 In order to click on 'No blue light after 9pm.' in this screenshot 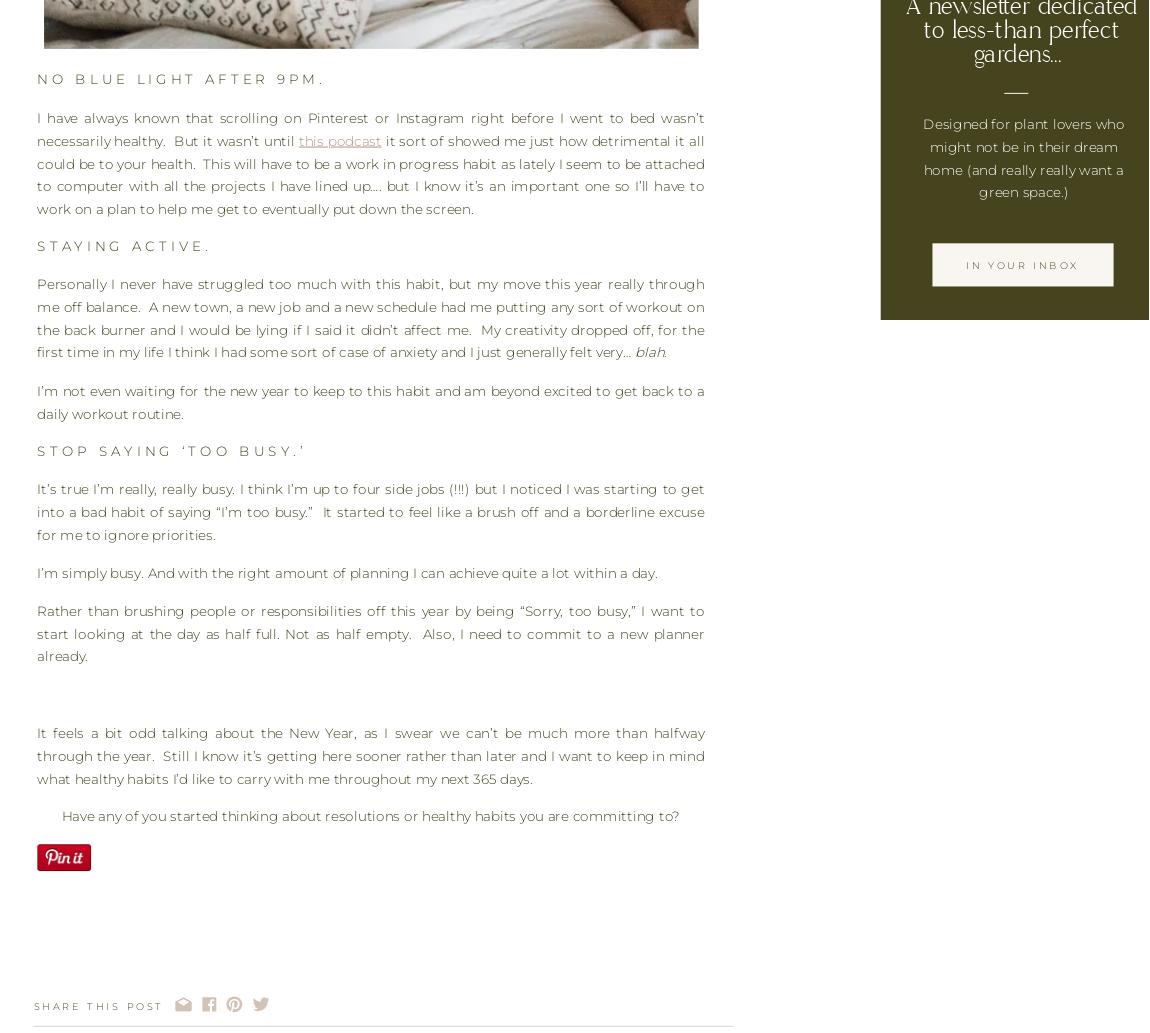, I will do `click(36, 79)`.